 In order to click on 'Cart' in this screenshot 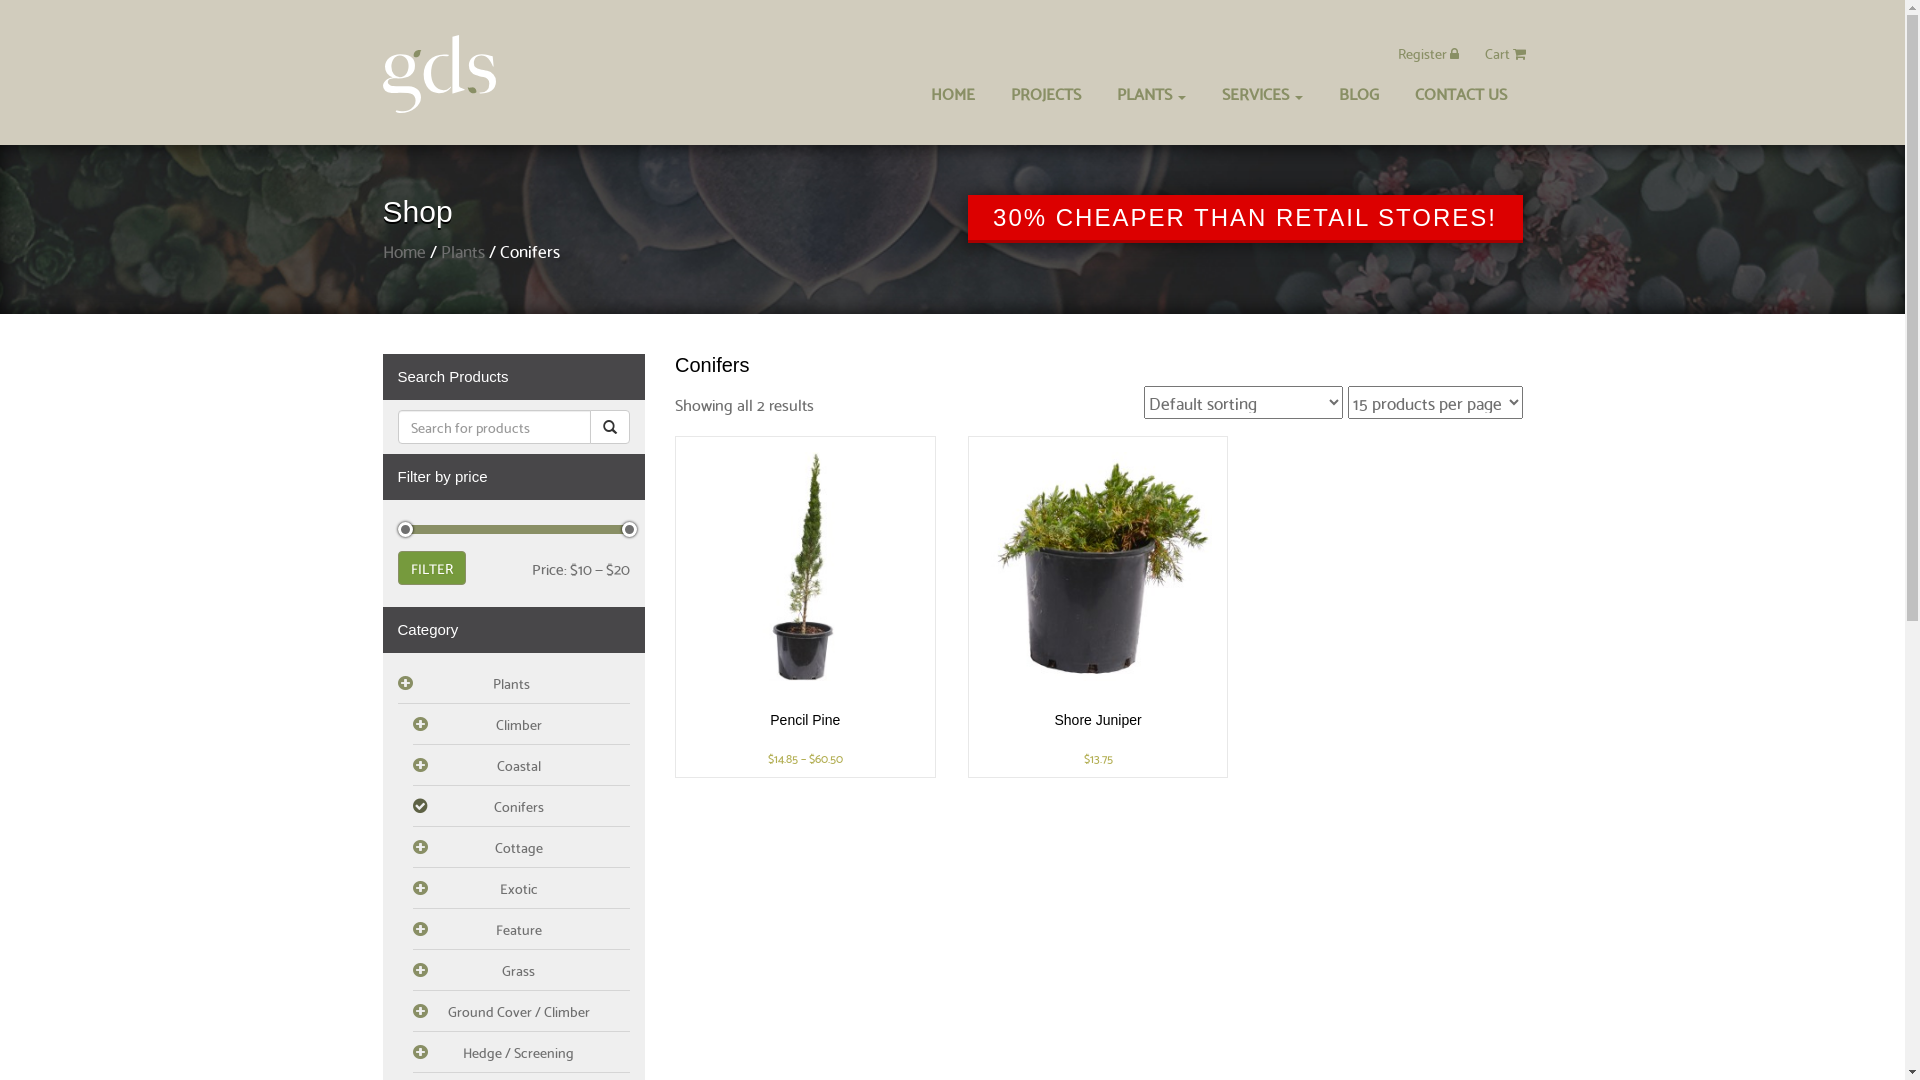, I will do `click(1504, 52)`.